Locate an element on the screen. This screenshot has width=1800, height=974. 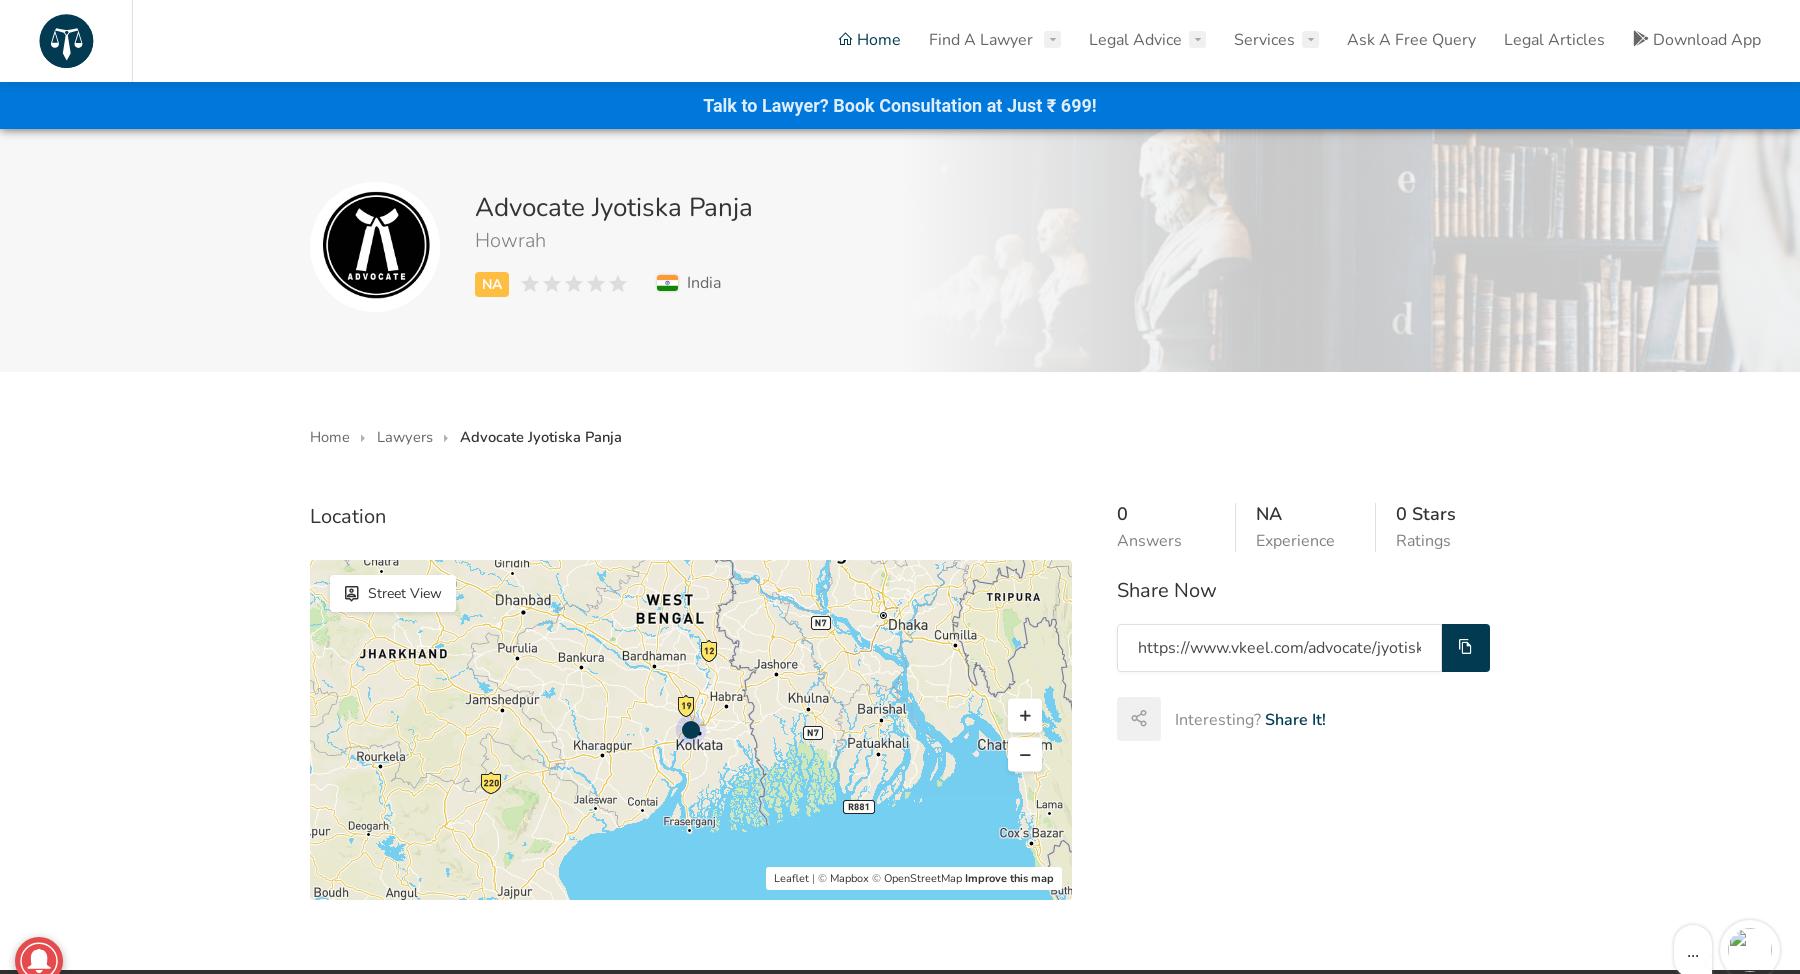
'Book Consultation at Just ₹ 699!' is located at coordinates (833, 104).